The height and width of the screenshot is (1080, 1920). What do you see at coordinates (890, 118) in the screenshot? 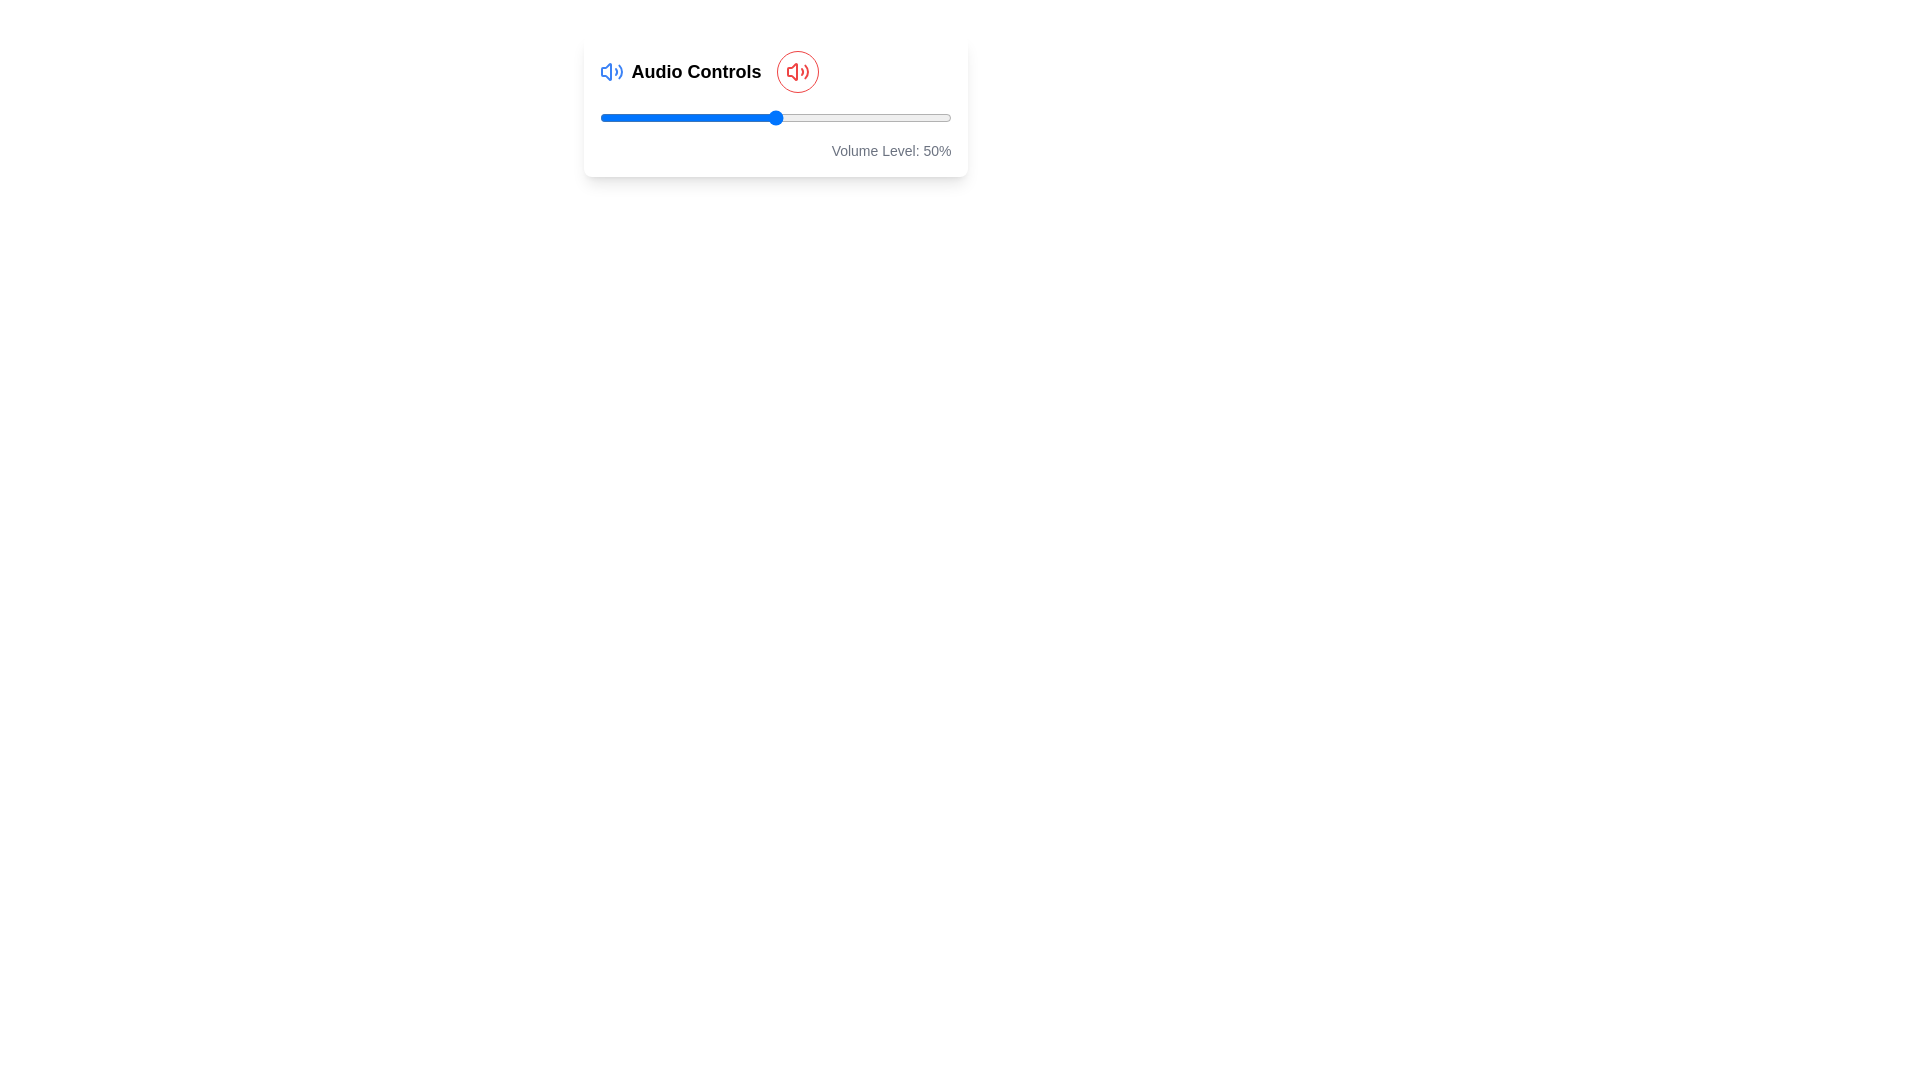
I see `the volume slider to 83% by dragging the slider to the corresponding position` at bounding box center [890, 118].